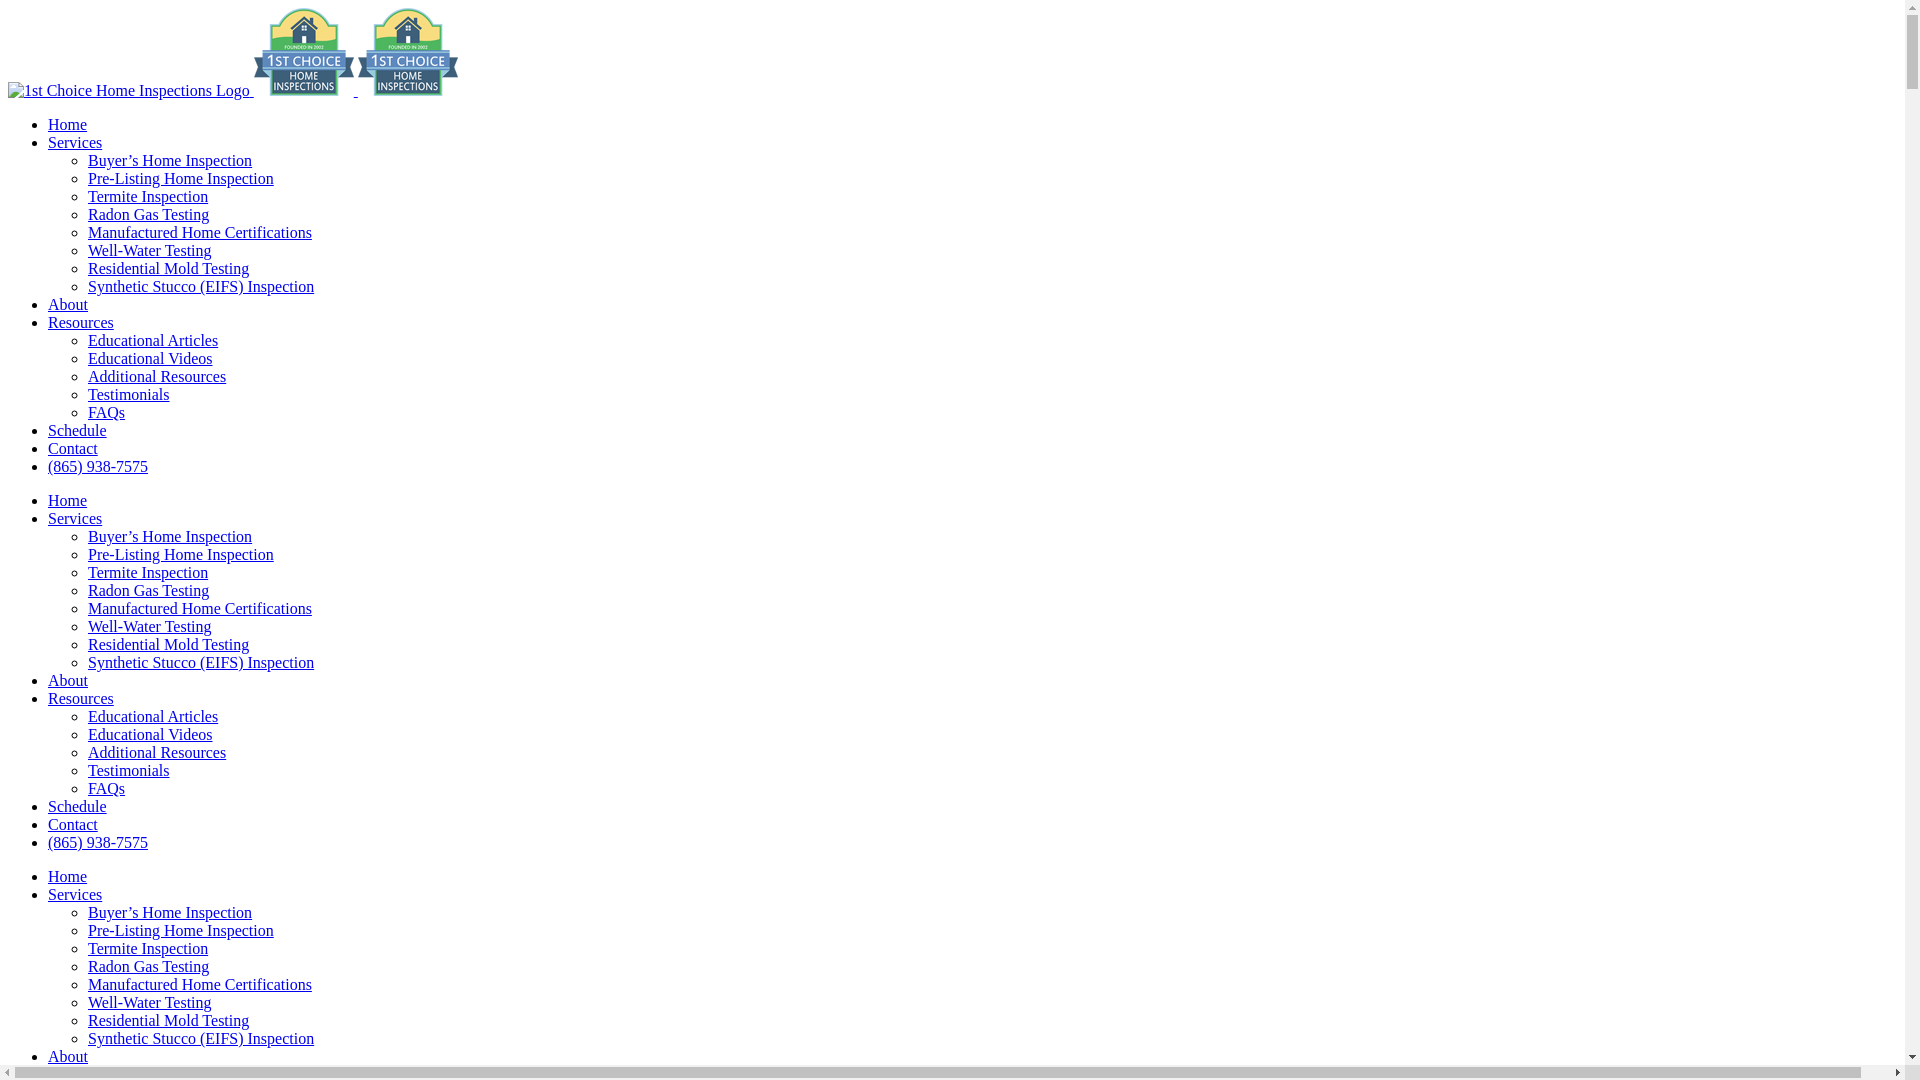  Describe the element at coordinates (7, 7) in the screenshot. I see `'Skip to content'` at that location.